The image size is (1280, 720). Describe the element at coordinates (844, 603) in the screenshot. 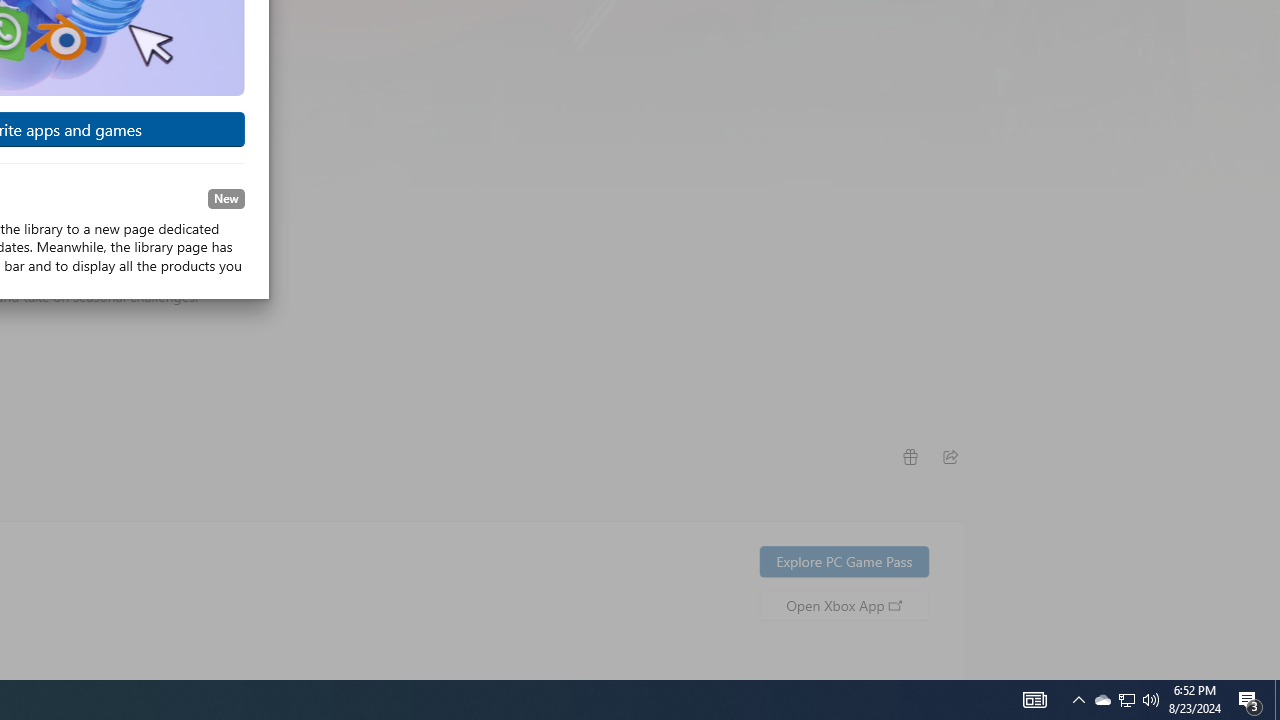

I see `'Open Xbox App'` at that location.